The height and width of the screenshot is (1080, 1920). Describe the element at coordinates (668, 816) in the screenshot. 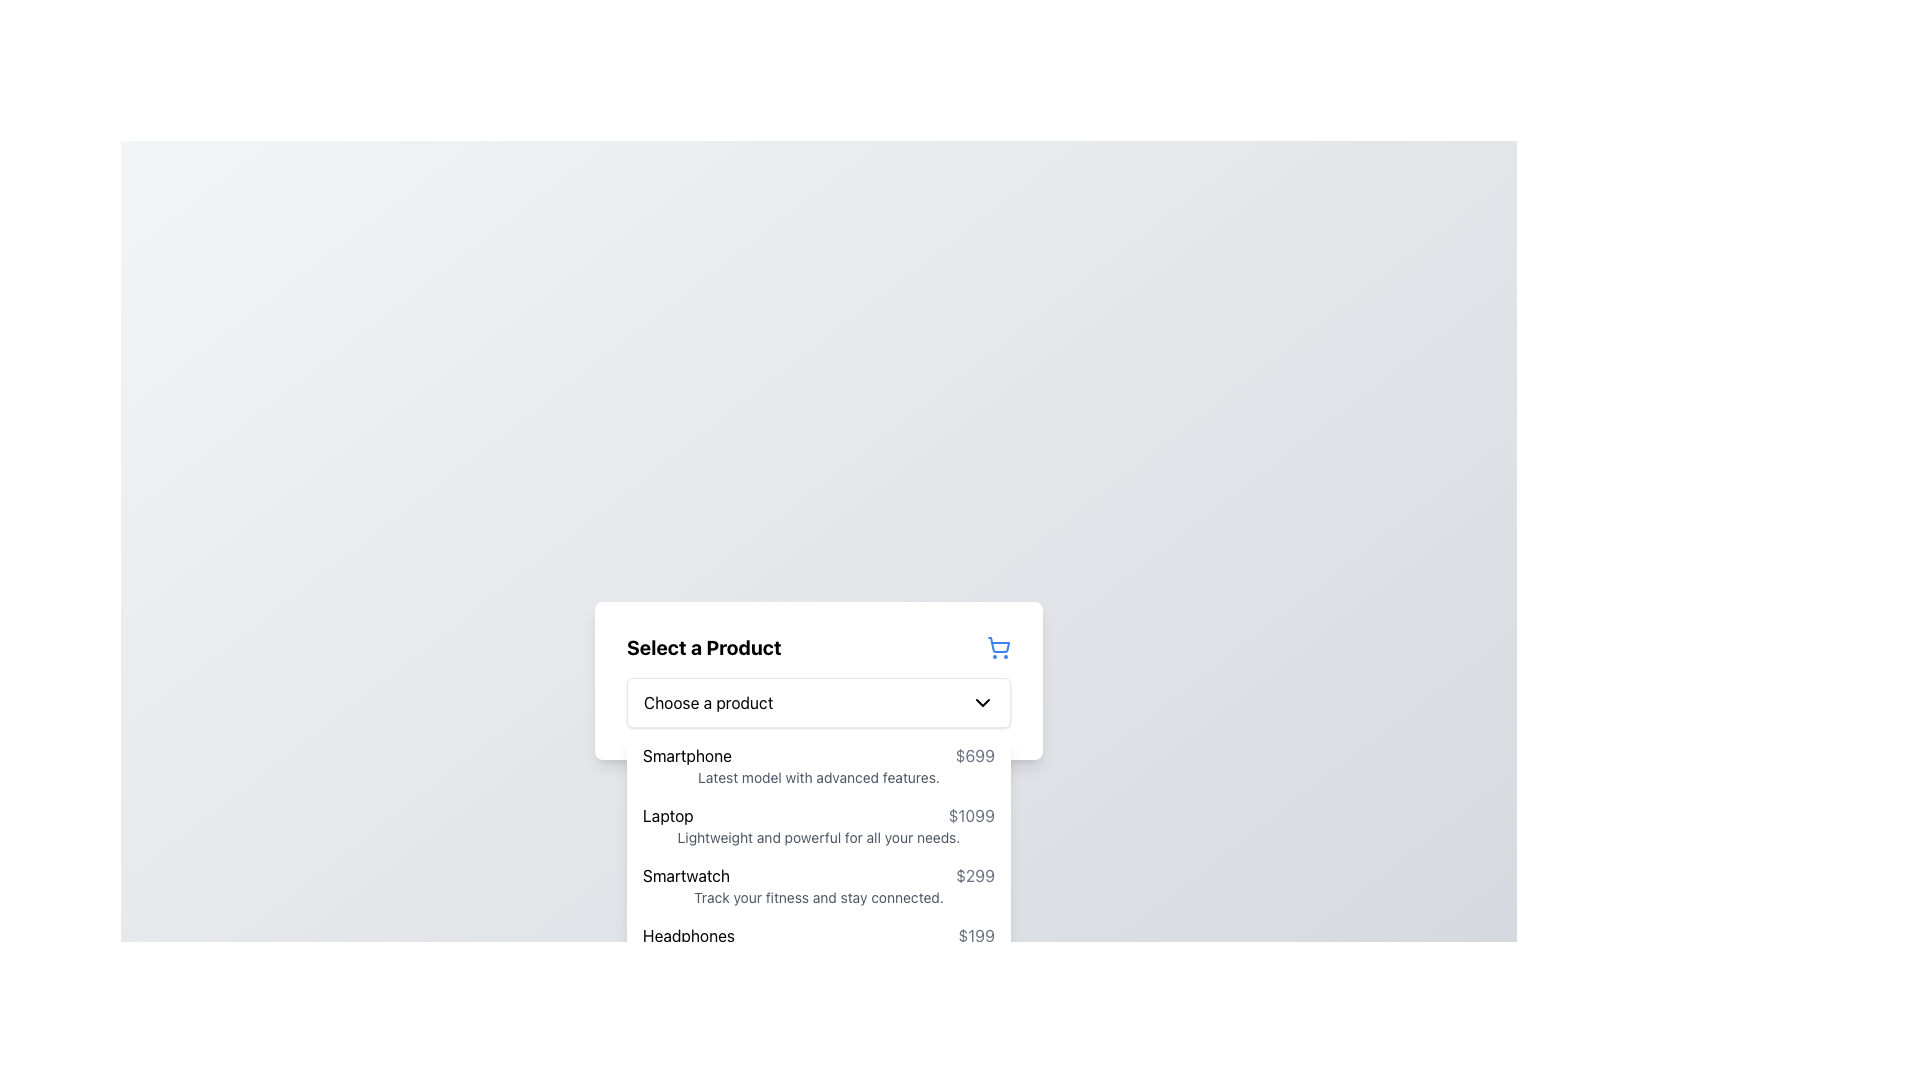

I see `the 'Laptop' text label in the dropdown menu under the 'Select a Product' section, which is the second item in the list before the price text '$1099'` at that location.